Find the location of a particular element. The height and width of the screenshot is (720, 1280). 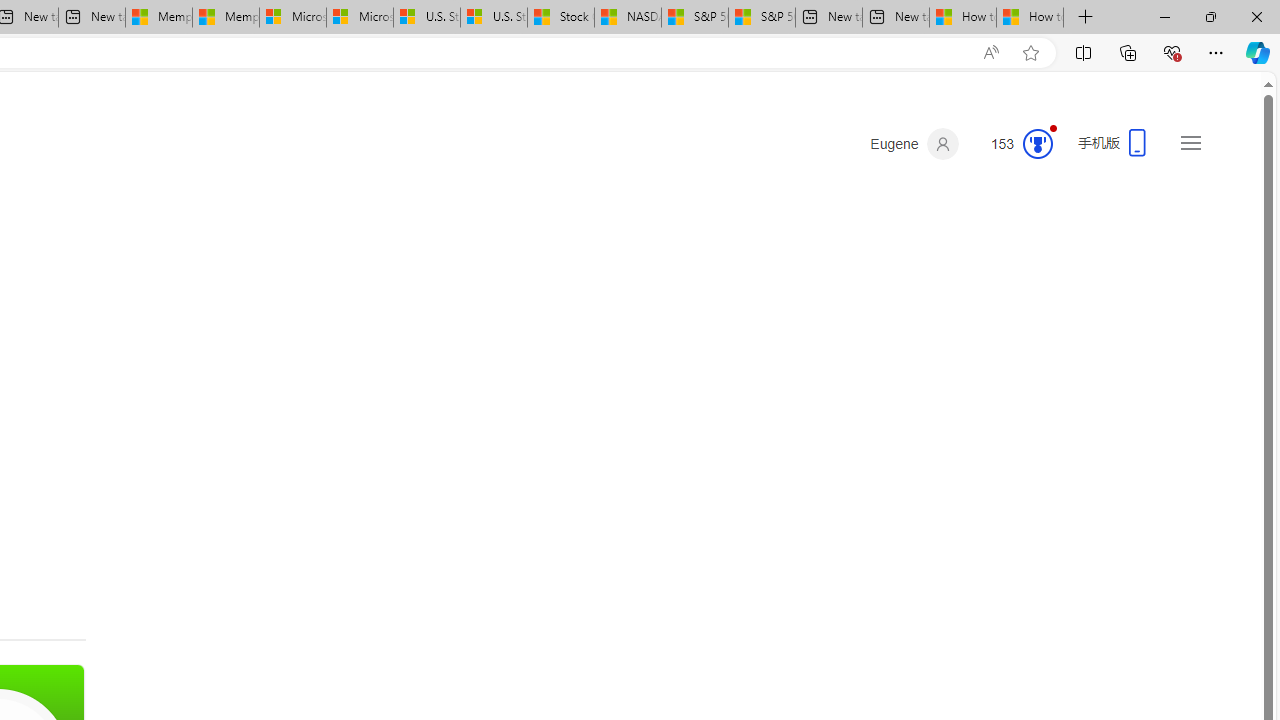

'S&P 500, Nasdaq end lower, weighed by Nvidia dip | Watch' is located at coordinates (760, 17).